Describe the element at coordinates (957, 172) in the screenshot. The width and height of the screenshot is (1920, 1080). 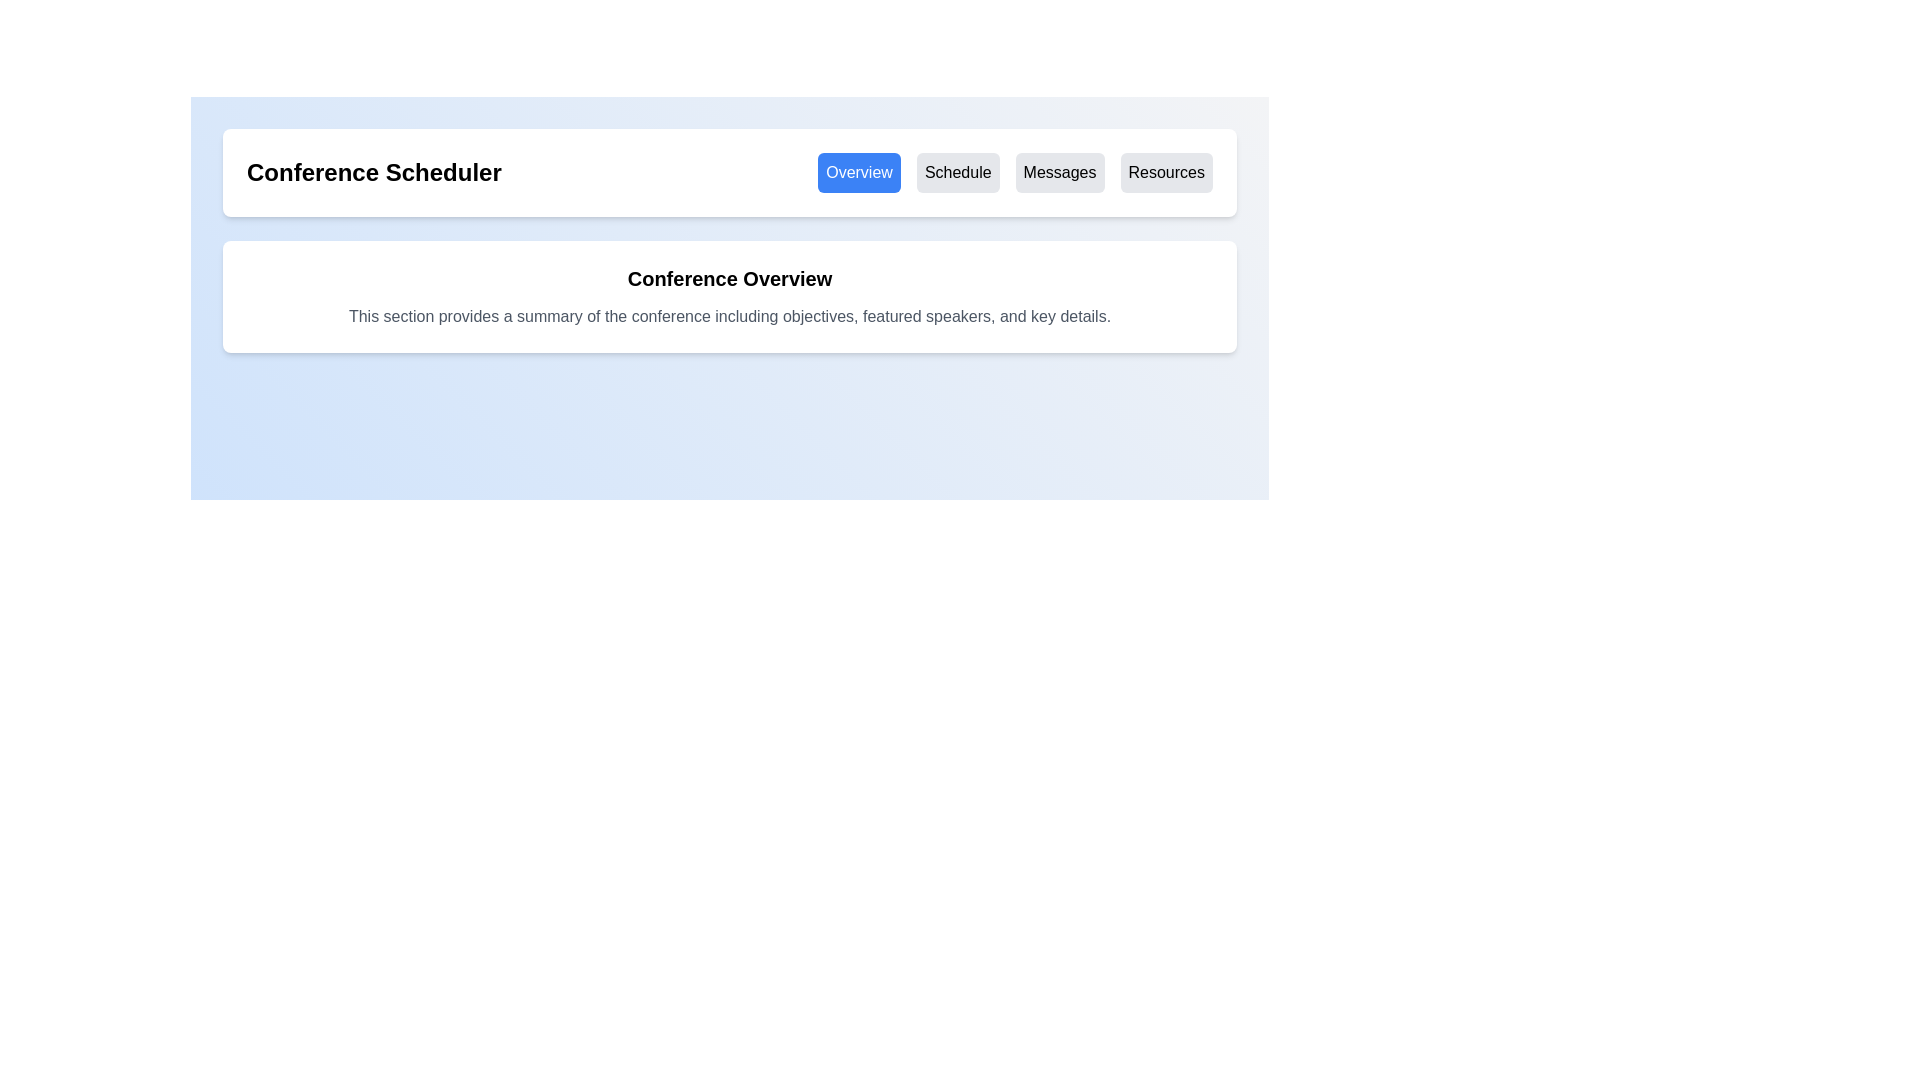
I see `the 'Schedule' button` at that location.